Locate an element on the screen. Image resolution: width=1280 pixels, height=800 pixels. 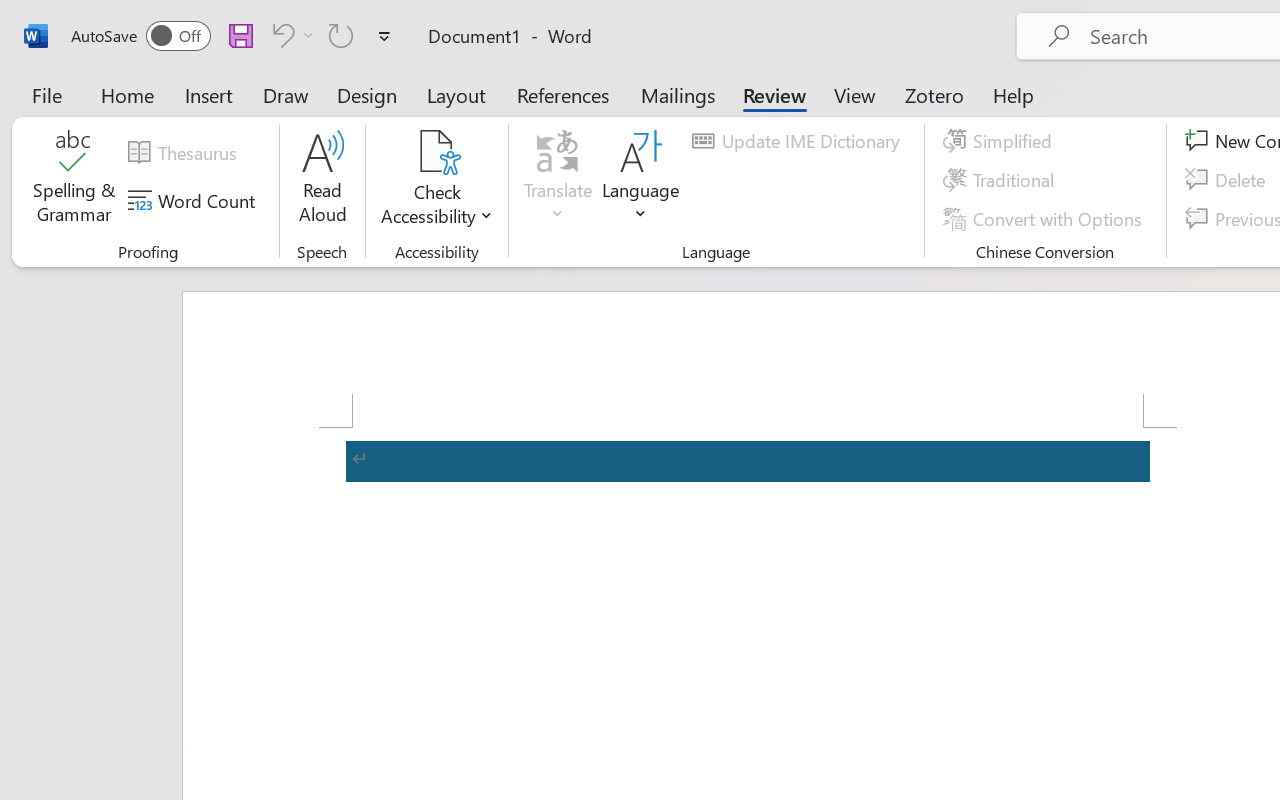
'Traditional' is located at coordinates (1002, 179).